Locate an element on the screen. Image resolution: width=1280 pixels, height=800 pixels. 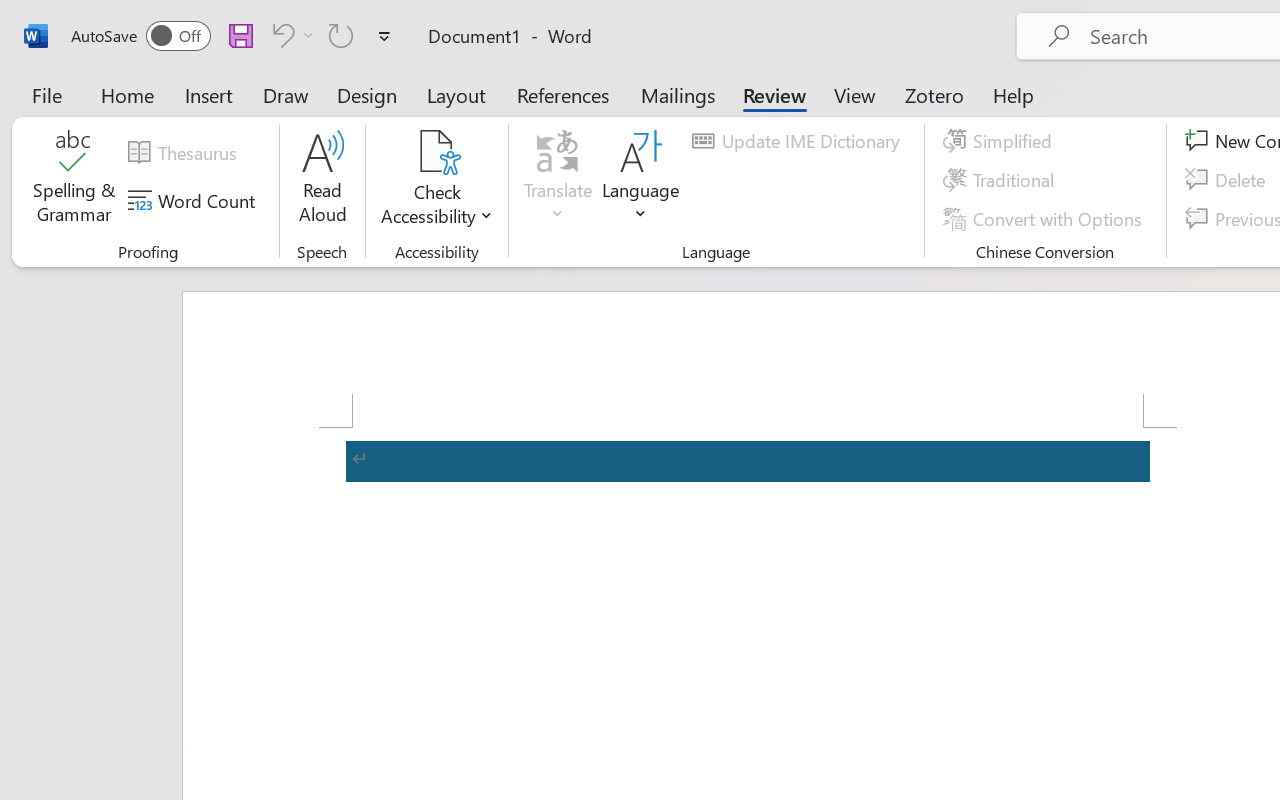
'Traditional' is located at coordinates (1002, 179).